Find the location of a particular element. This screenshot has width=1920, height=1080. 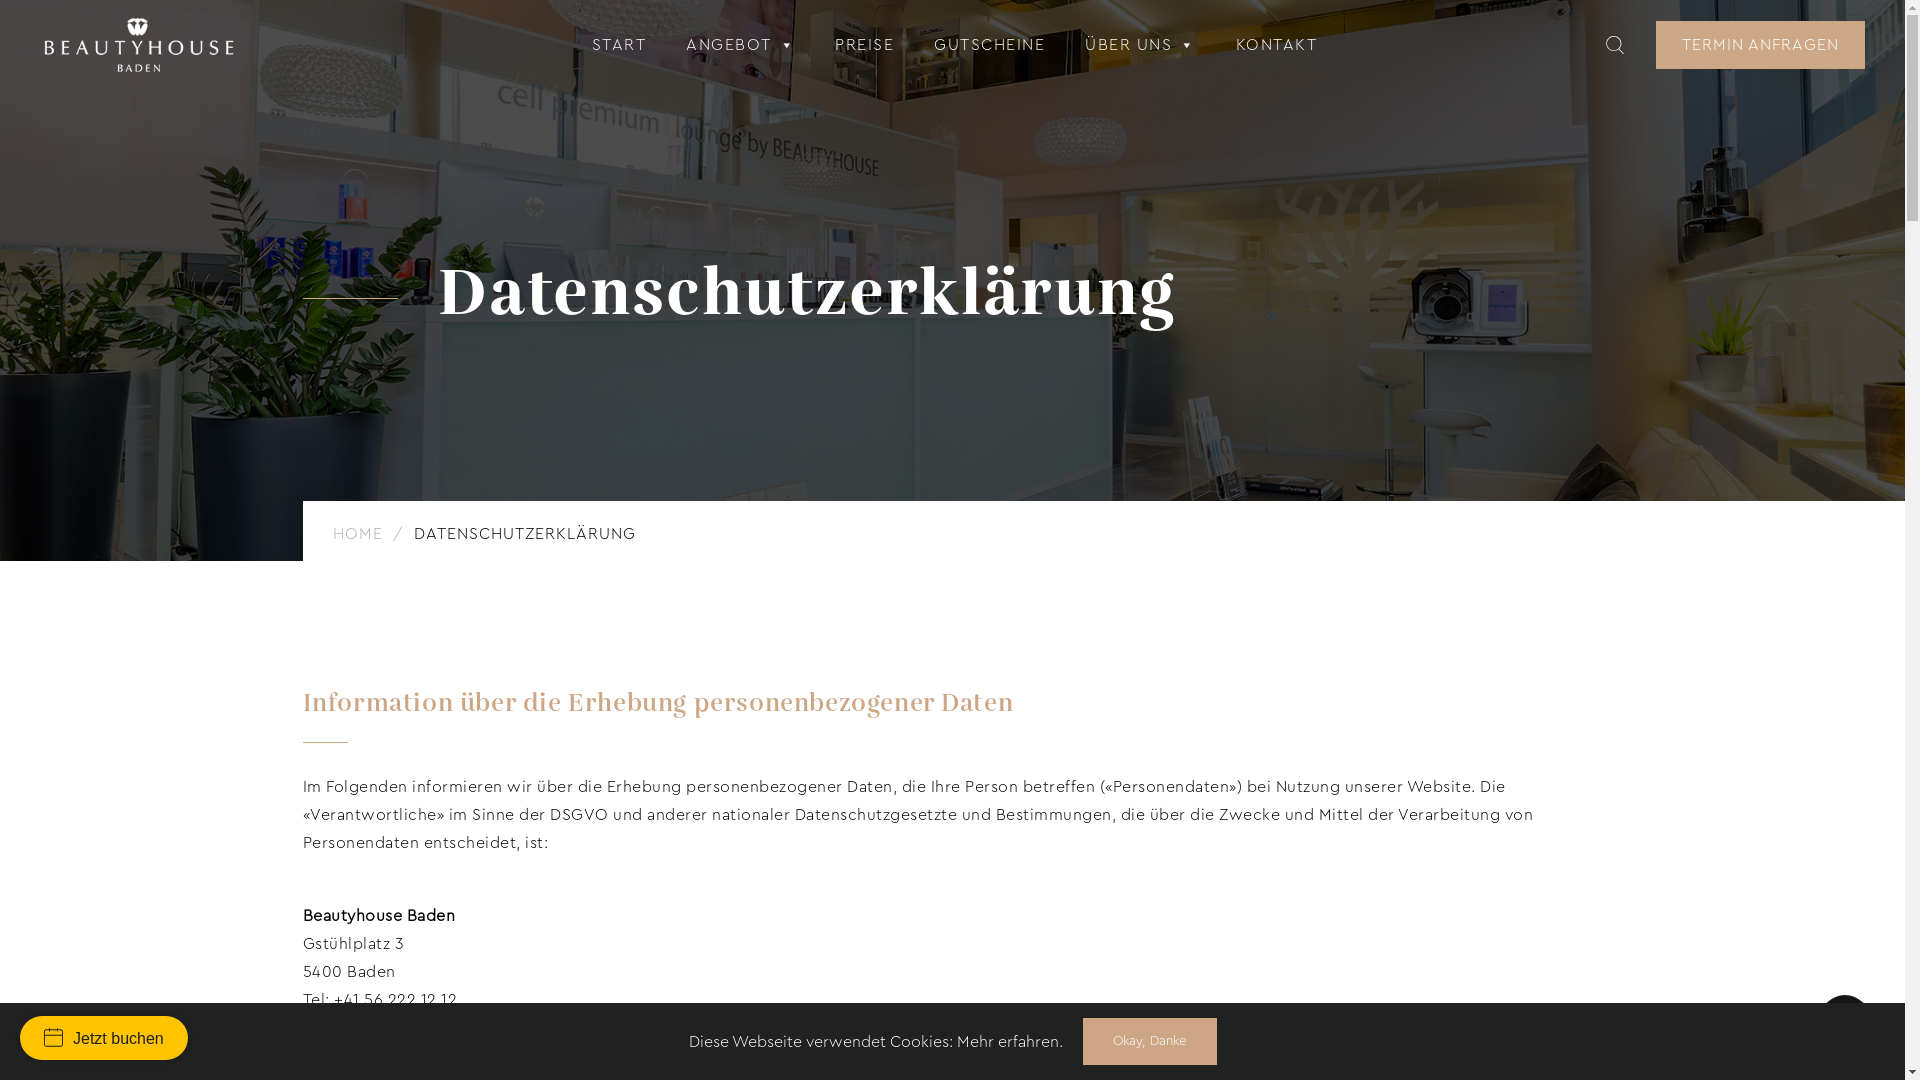

'ANGEBOT' is located at coordinates (739, 45).